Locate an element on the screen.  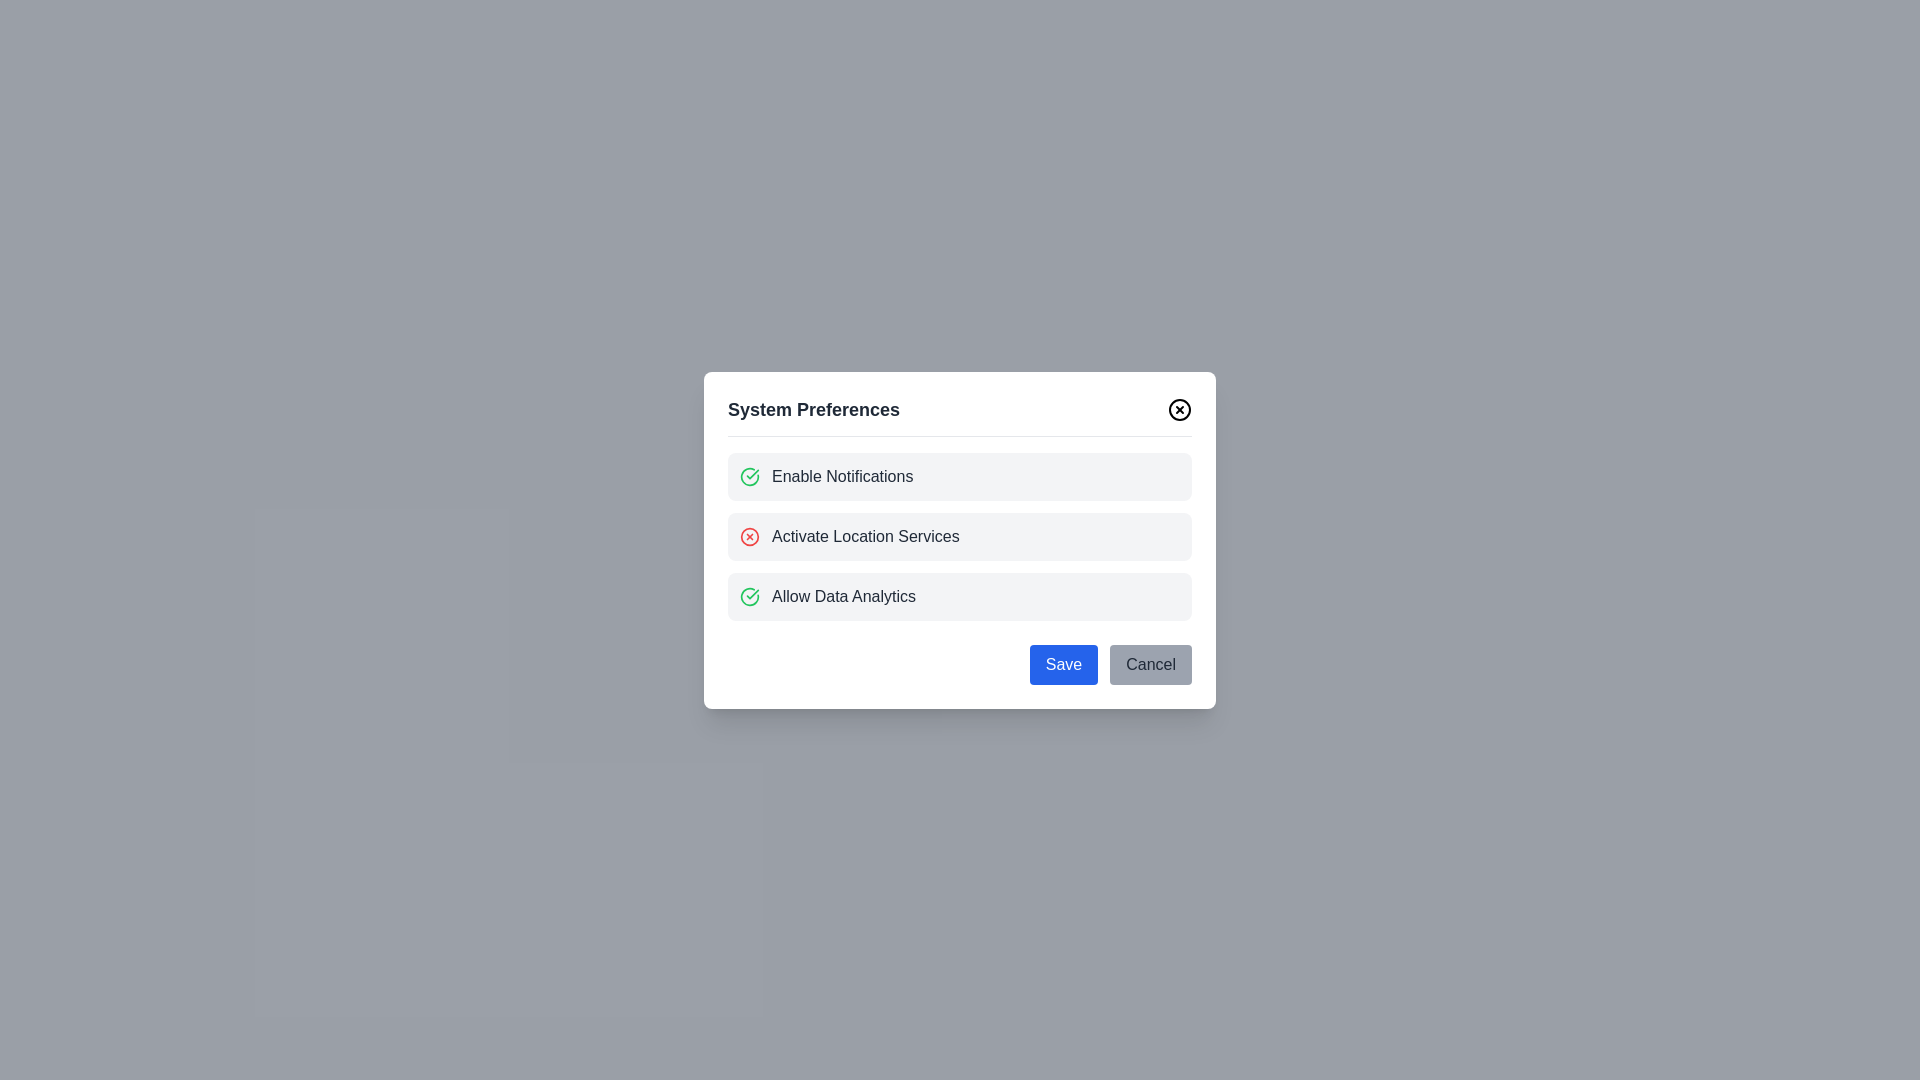
the close button to dismiss the dialog is located at coordinates (1180, 408).